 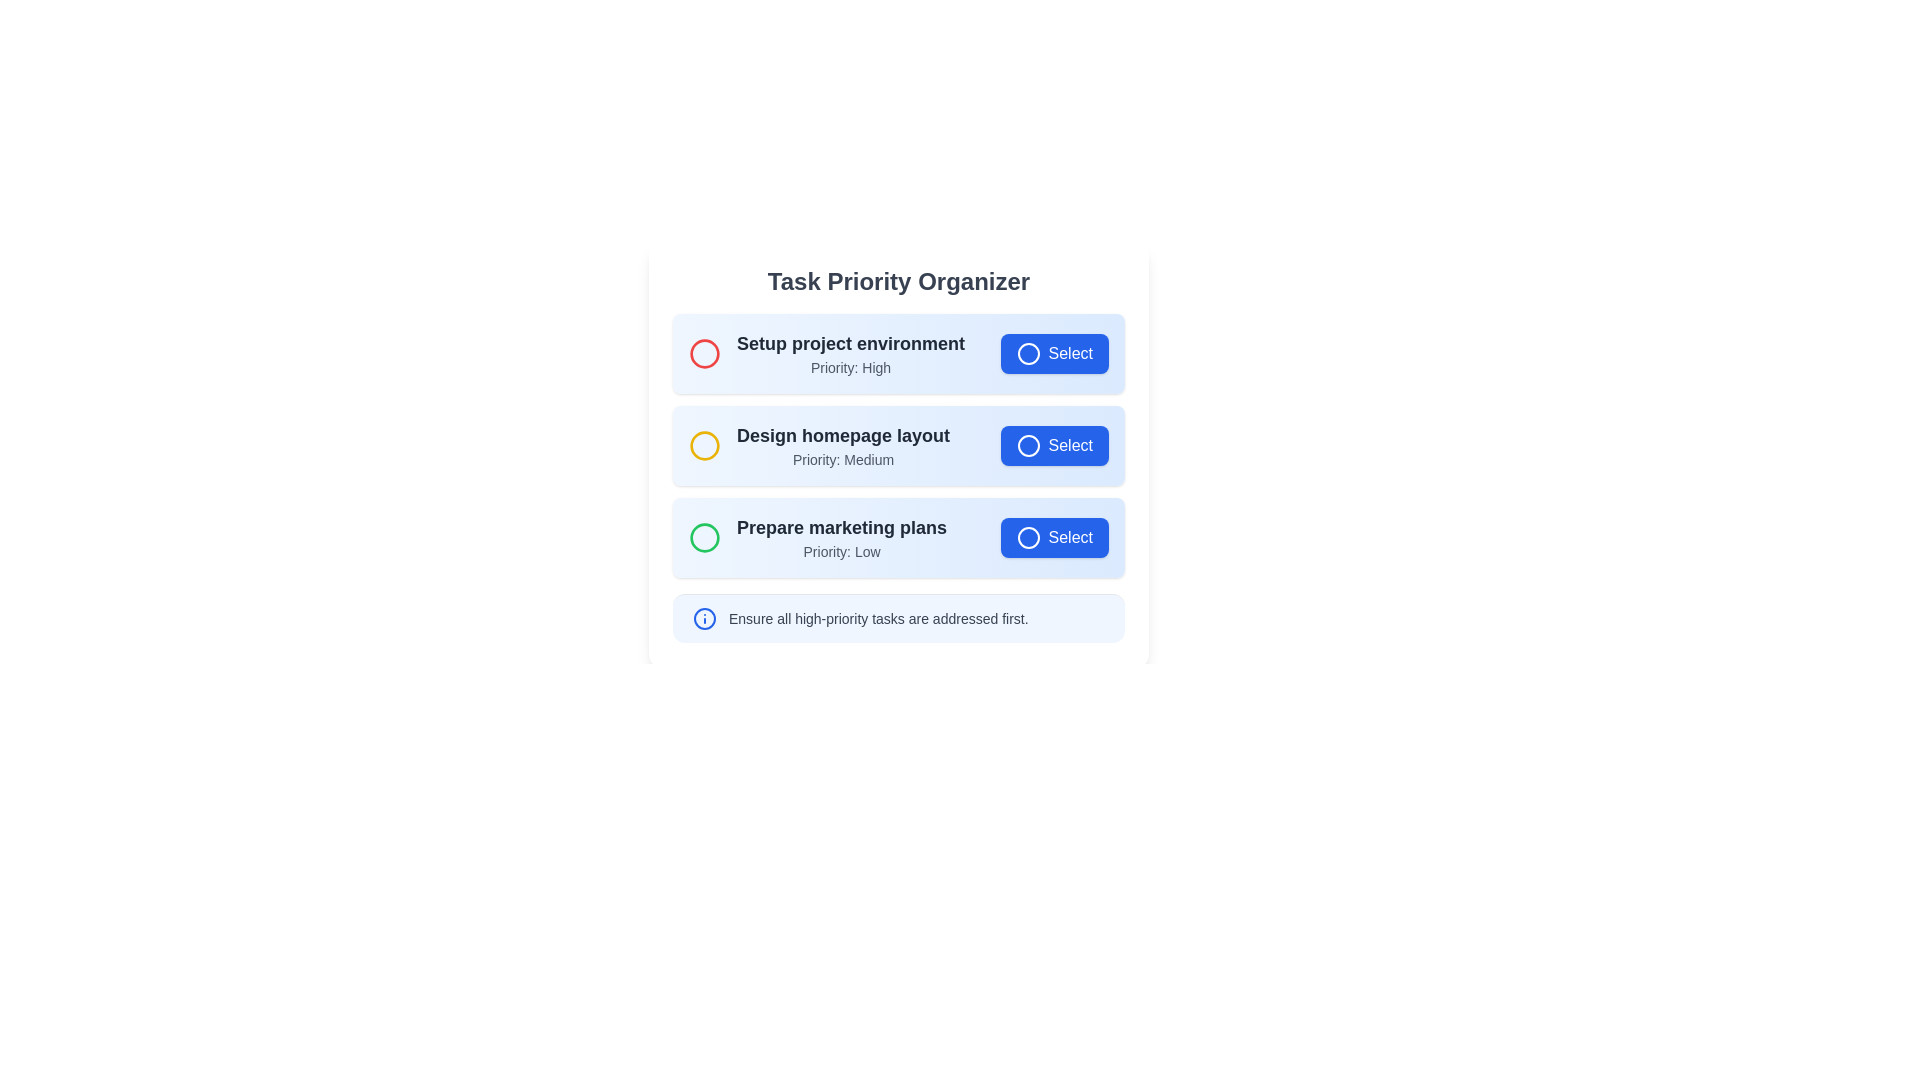 What do you see at coordinates (1069, 353) in the screenshot?
I see `the 'Select' button, which is styled in white text on a blue rectangular background with rounded corners, to observe its hover state` at bounding box center [1069, 353].